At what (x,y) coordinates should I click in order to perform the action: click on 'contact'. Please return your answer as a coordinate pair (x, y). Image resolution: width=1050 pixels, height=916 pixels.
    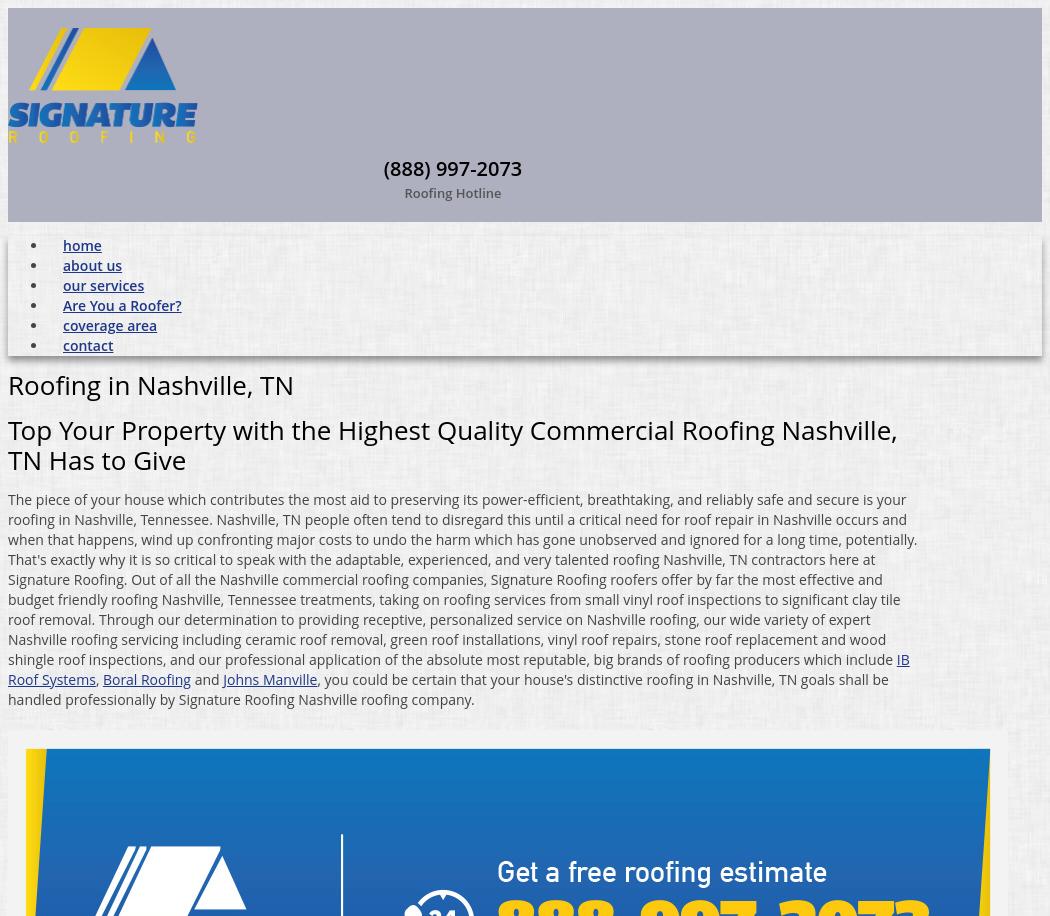
    Looking at the image, I should click on (87, 344).